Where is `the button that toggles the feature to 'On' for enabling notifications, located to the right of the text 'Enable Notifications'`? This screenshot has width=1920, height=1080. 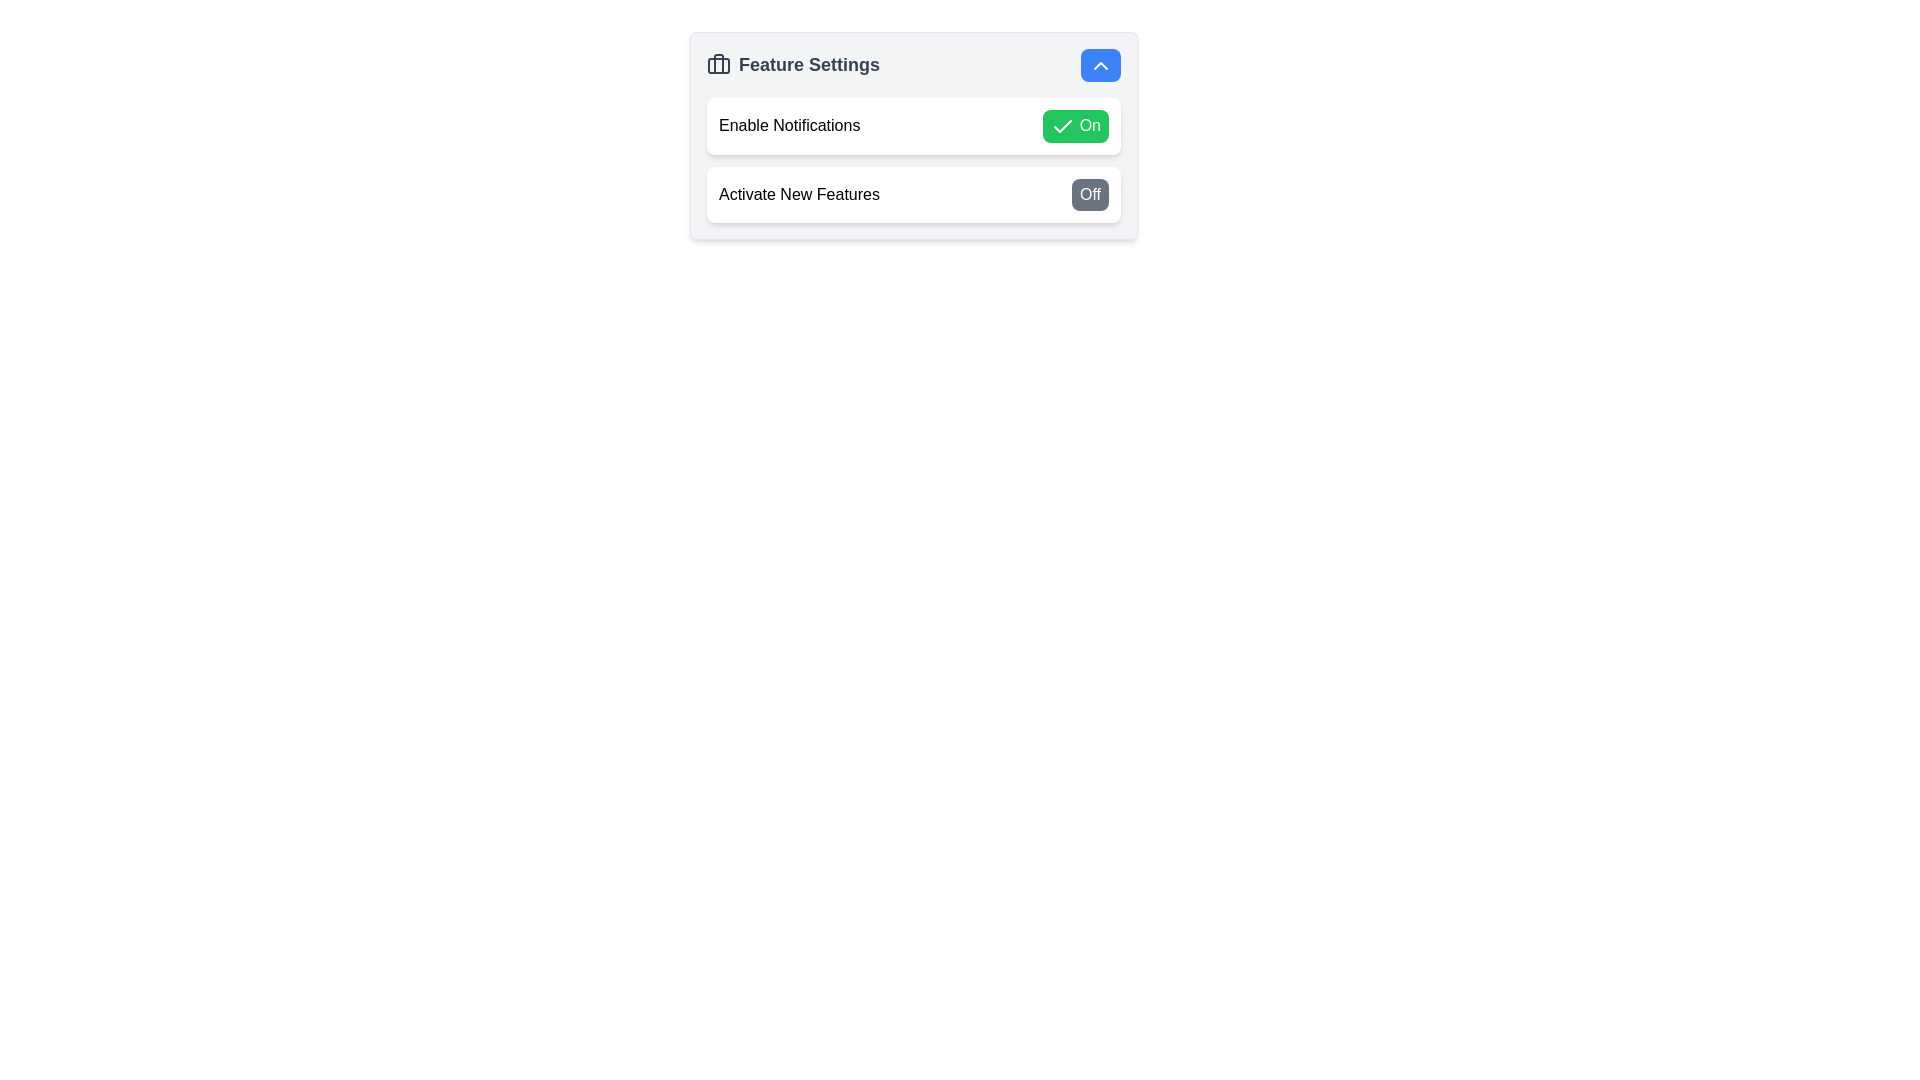
the button that toggles the feature to 'On' for enabling notifications, located to the right of the text 'Enable Notifications' is located at coordinates (1075, 126).